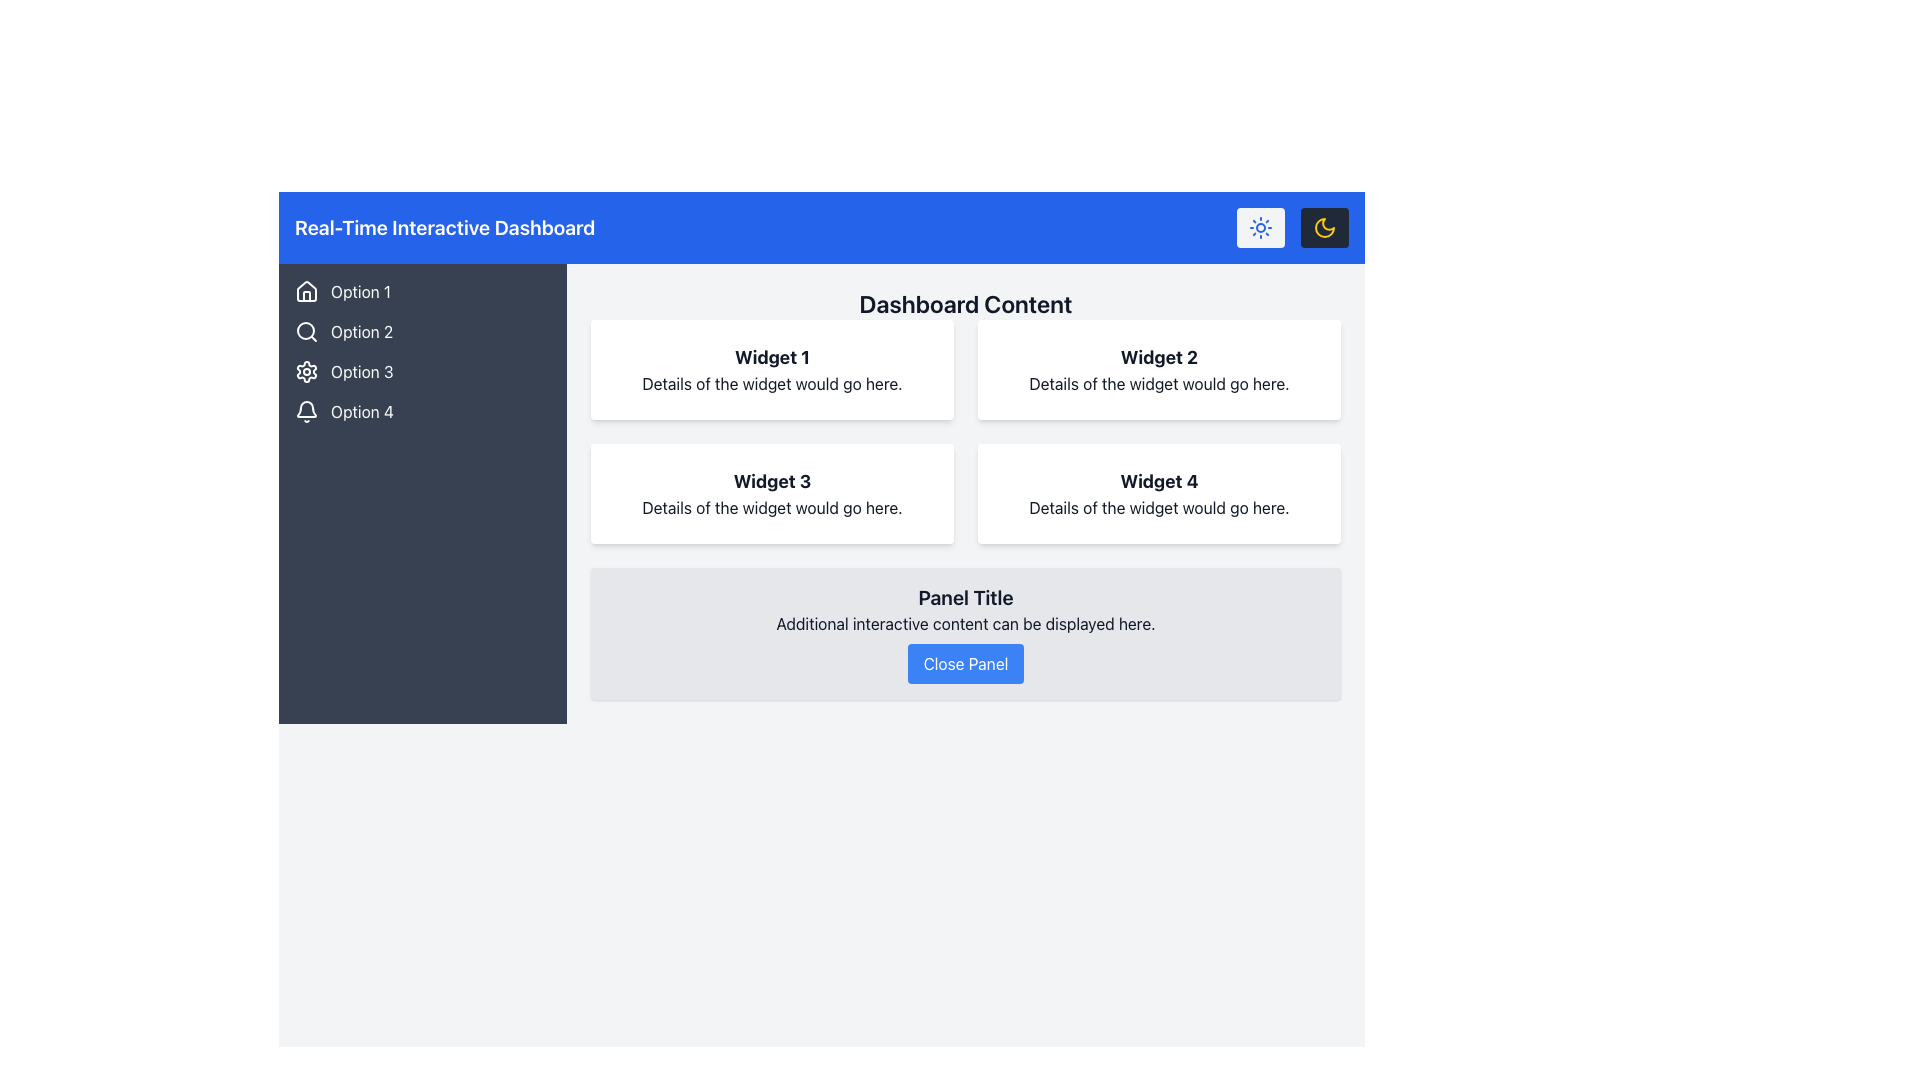 The width and height of the screenshot is (1920, 1080). I want to click on the Vertical Navigation List, so click(421, 350).